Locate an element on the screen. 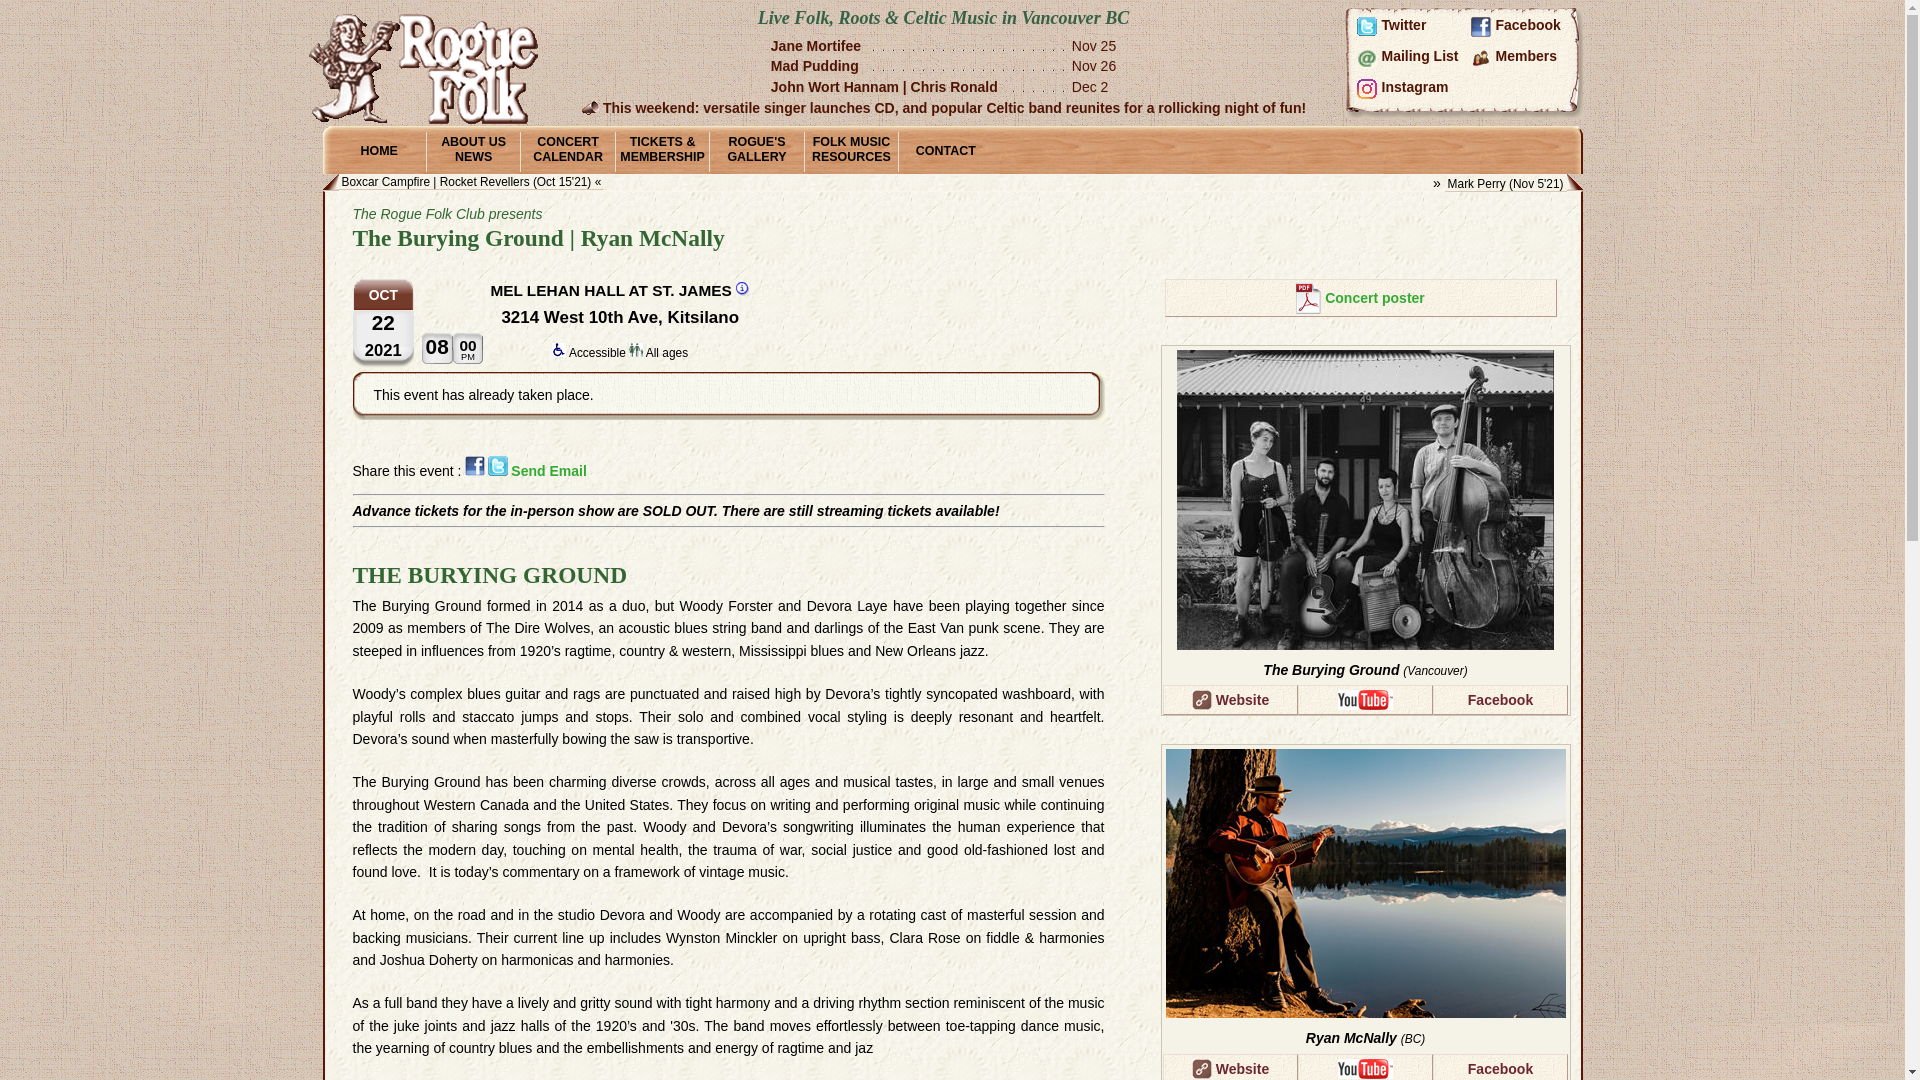  'CONCERT CALENDAR' is located at coordinates (519, 150).